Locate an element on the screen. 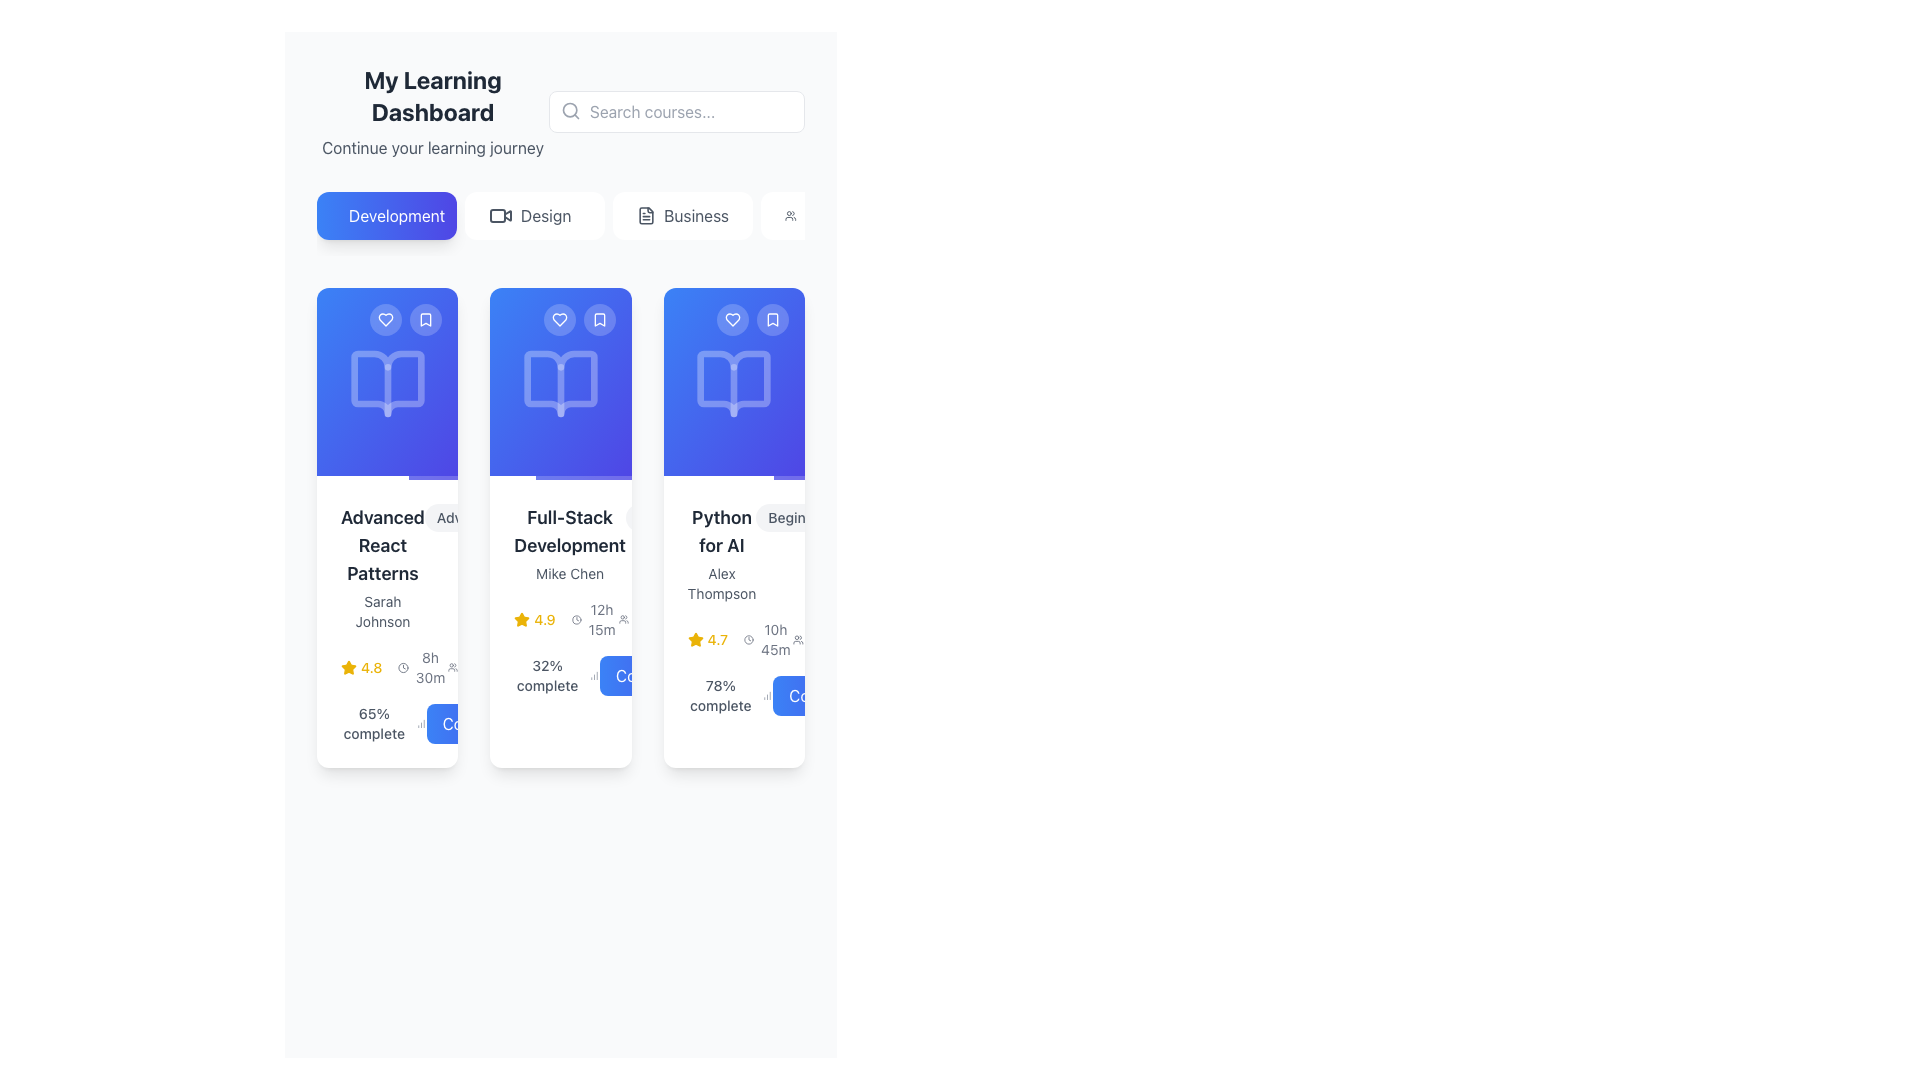  text '32% complete' which is styled in gray color and appears in a smaller font size, located in the details panel for the course 'Full-Stack Development' is located at coordinates (557, 675).